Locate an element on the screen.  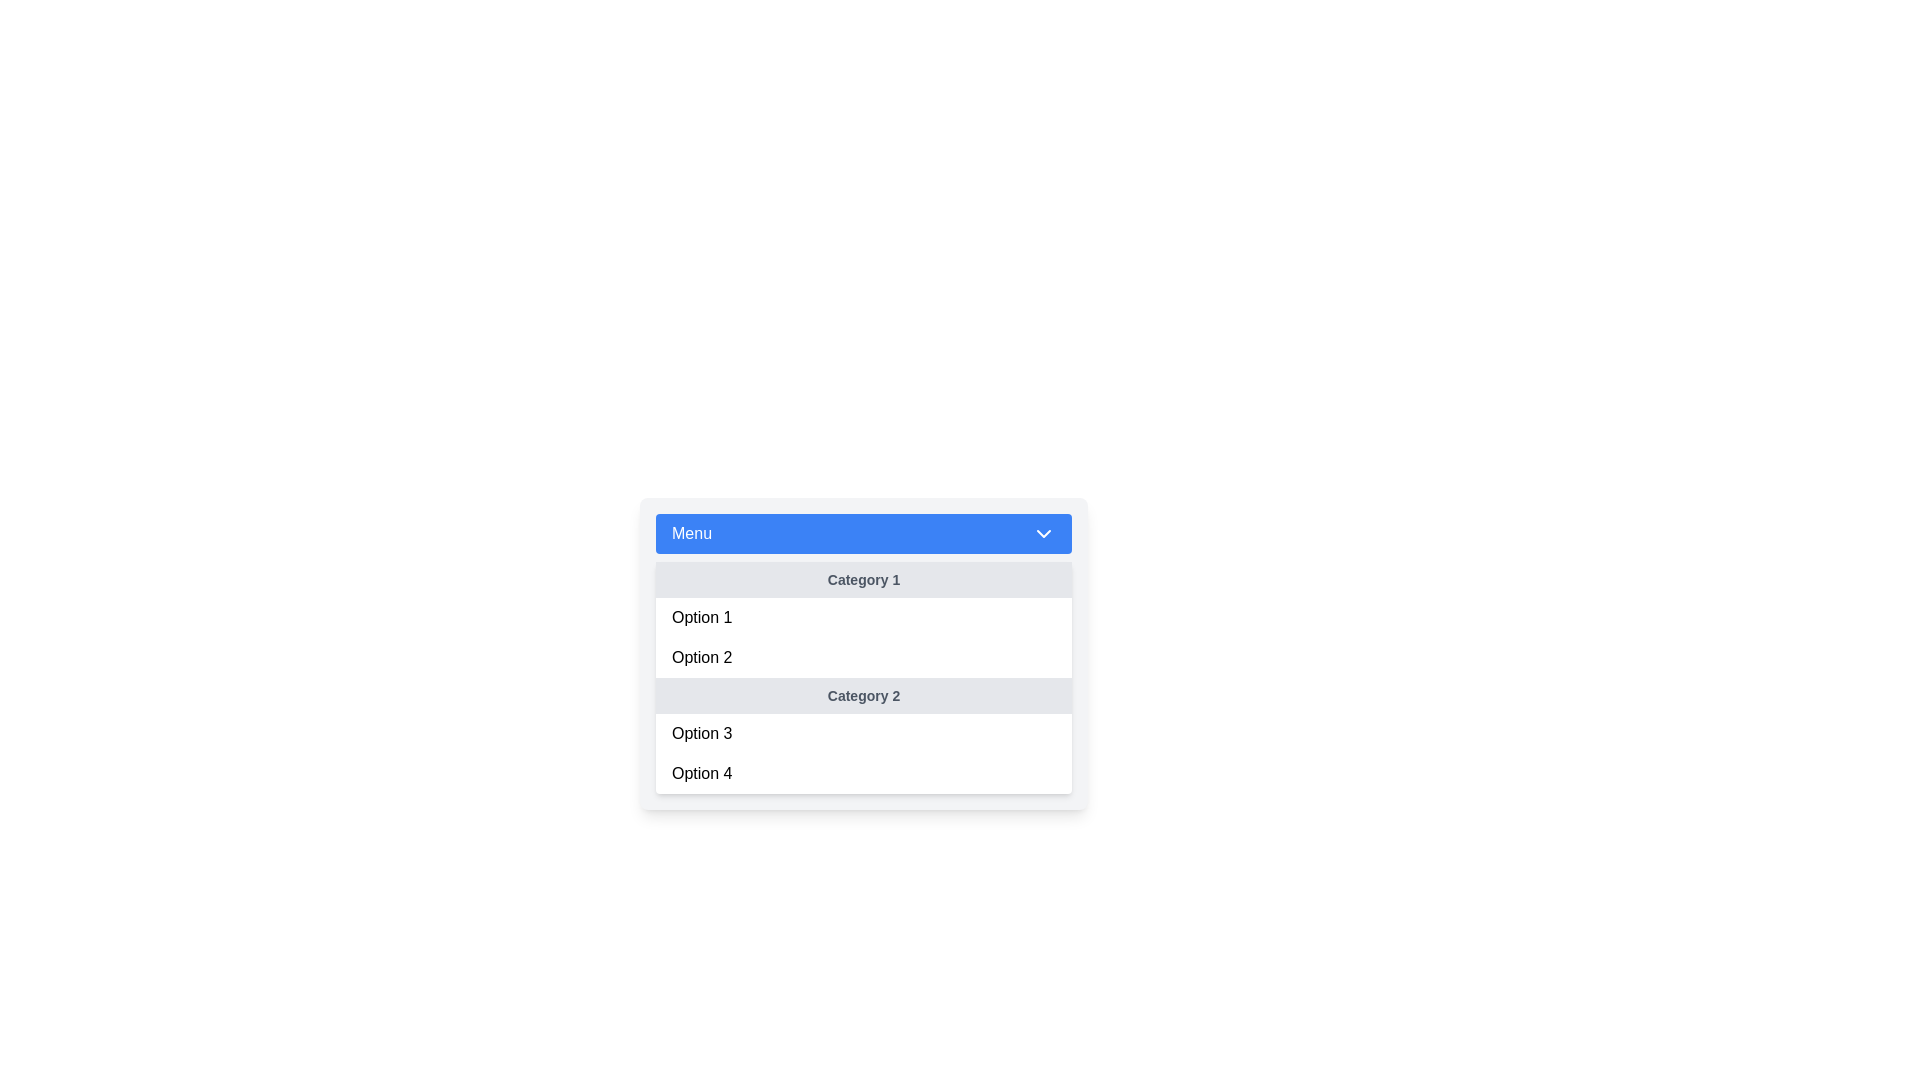
the organizational label at the top of the dropdown menu that groups associated options is located at coordinates (864, 579).